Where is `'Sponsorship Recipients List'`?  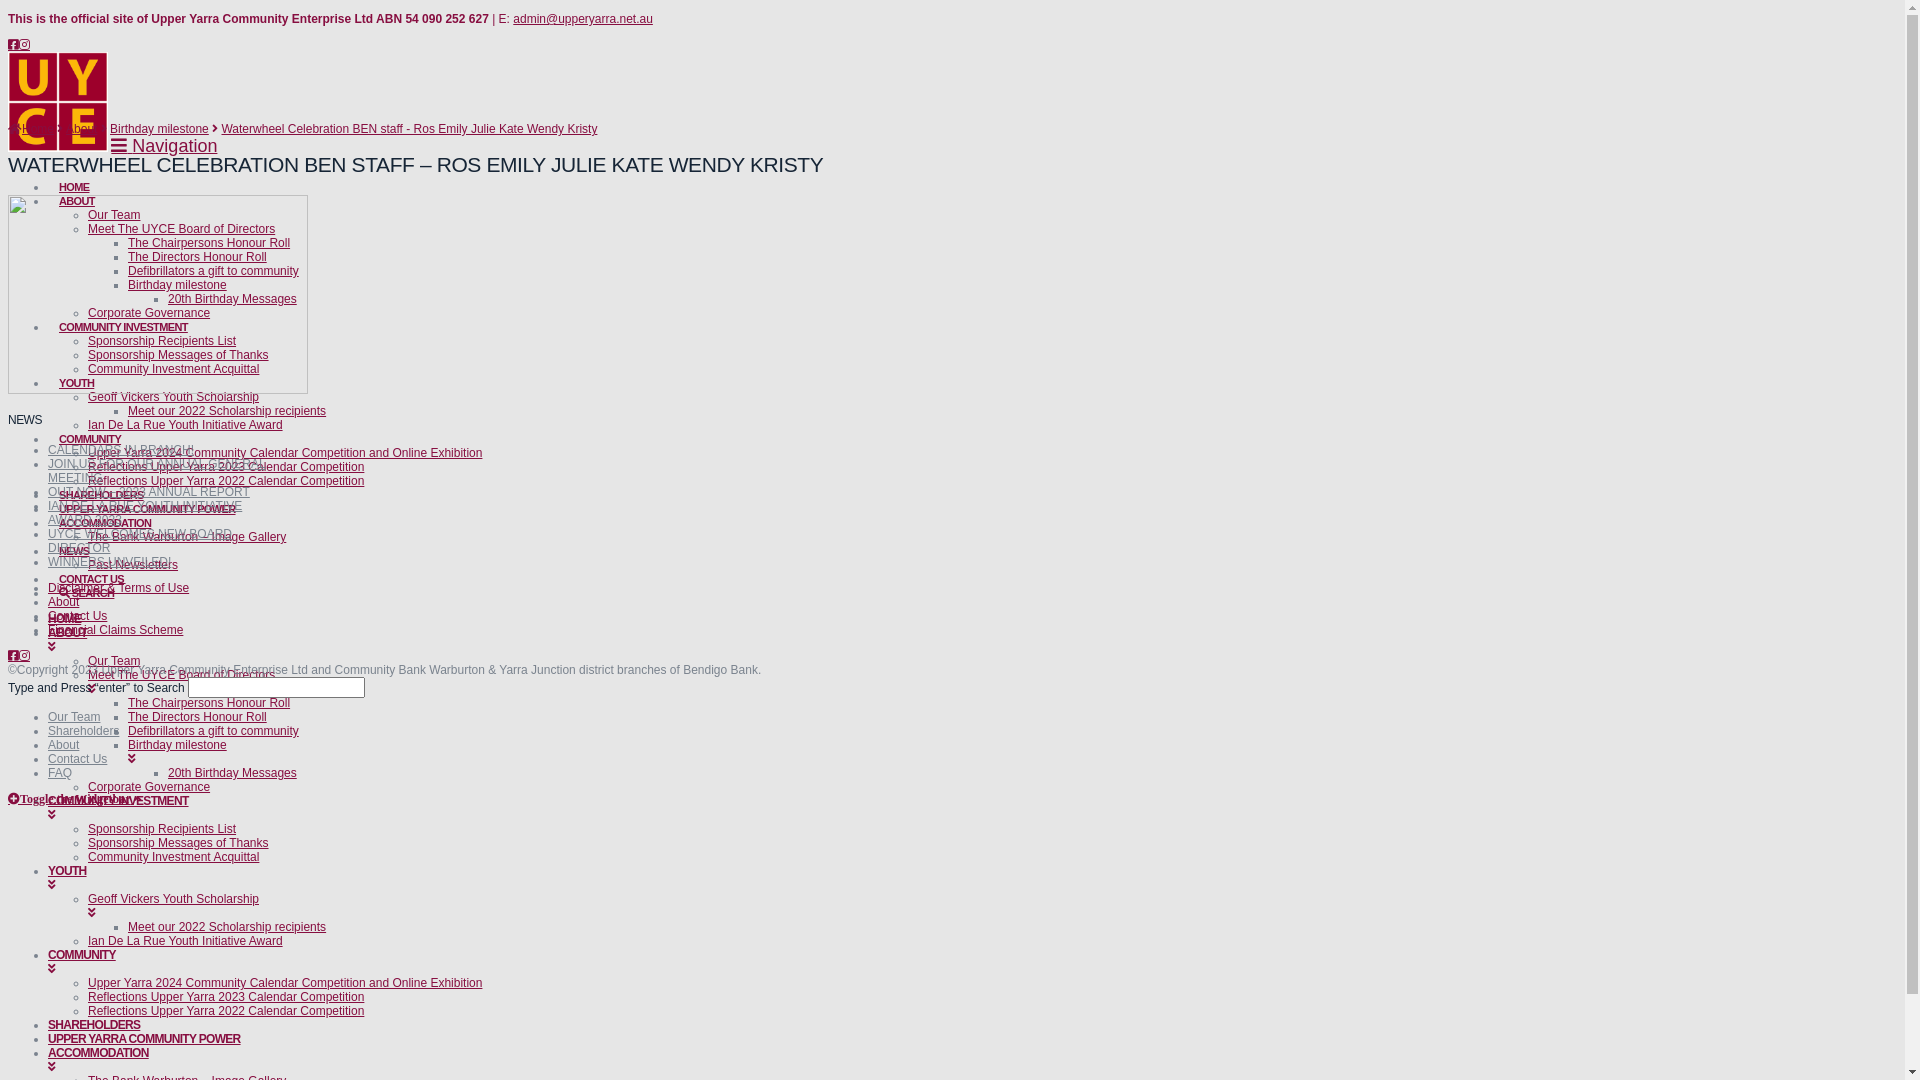
'Sponsorship Recipients List' is located at coordinates (162, 829).